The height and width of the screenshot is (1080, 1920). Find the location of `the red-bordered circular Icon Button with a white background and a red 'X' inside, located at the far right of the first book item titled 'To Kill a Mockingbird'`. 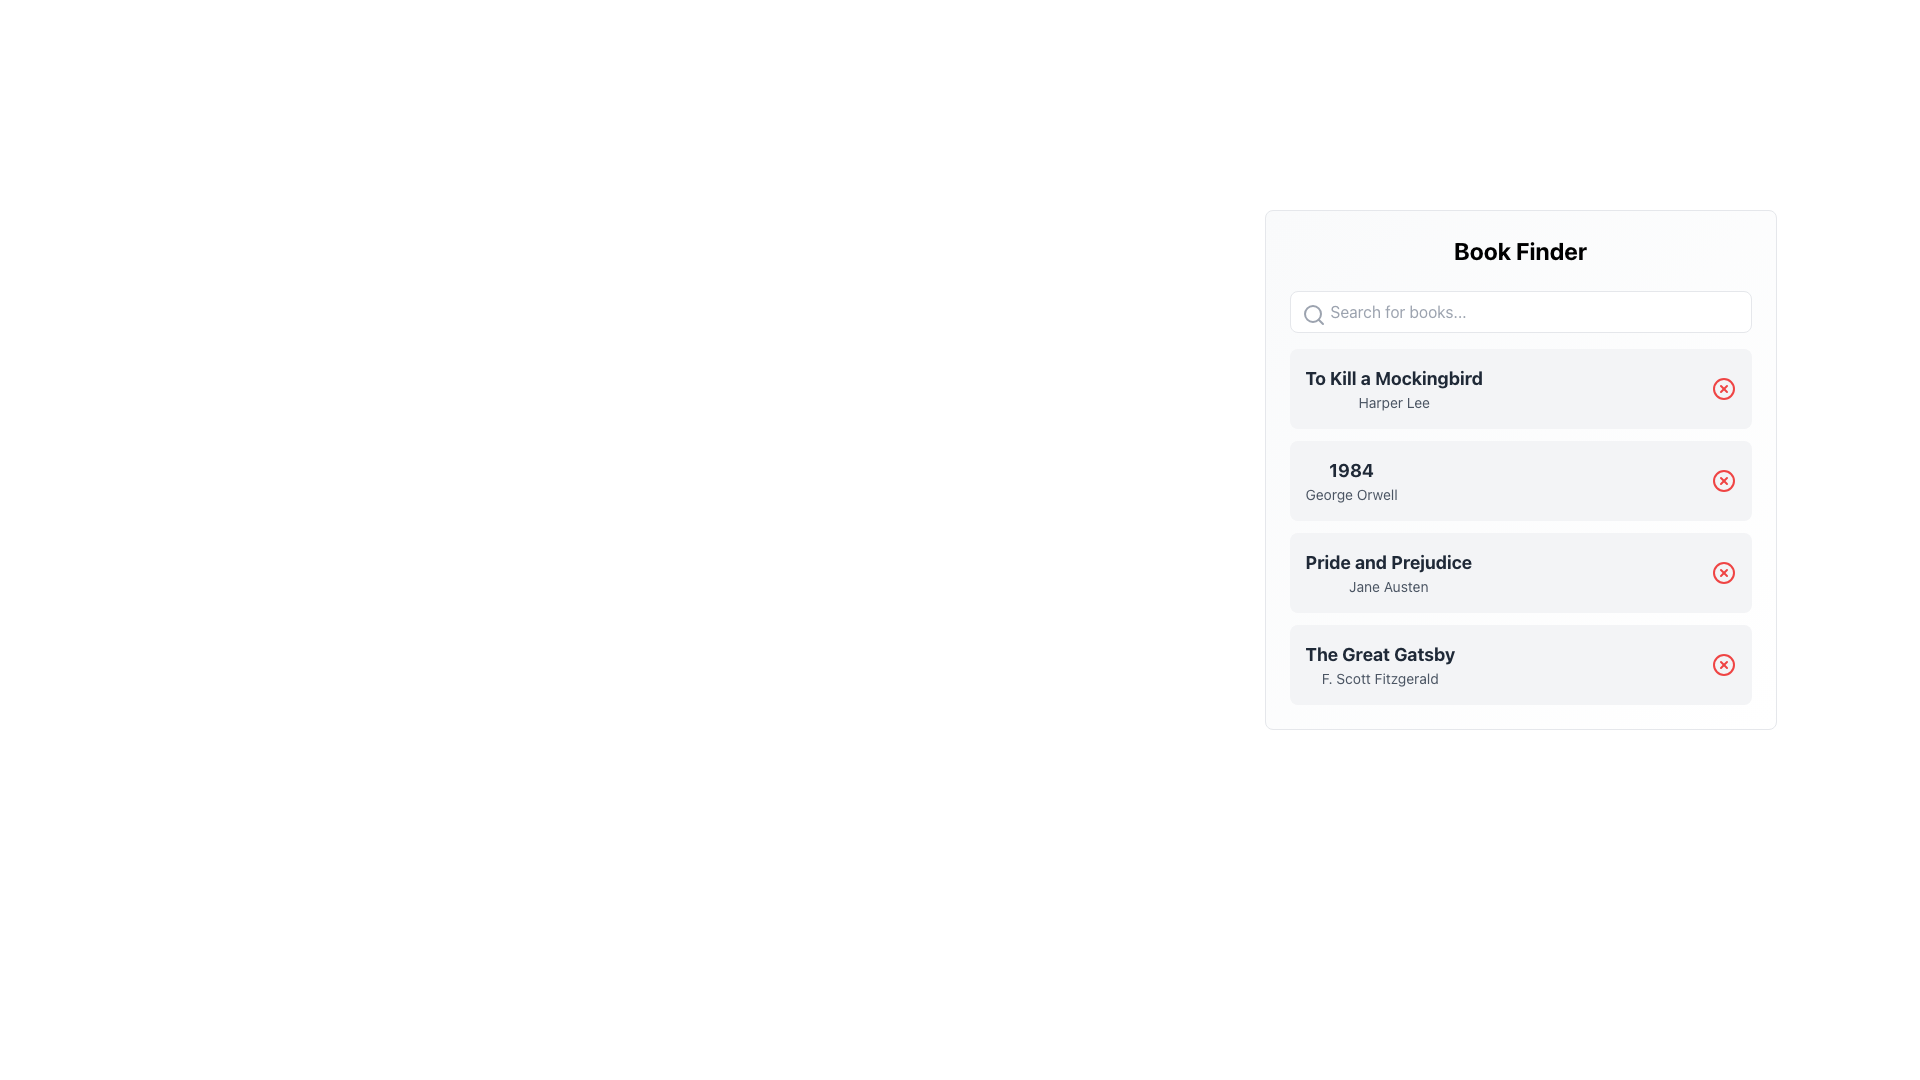

the red-bordered circular Icon Button with a white background and a red 'X' inside, located at the far right of the first book item titled 'To Kill a Mockingbird' is located at coordinates (1722, 389).